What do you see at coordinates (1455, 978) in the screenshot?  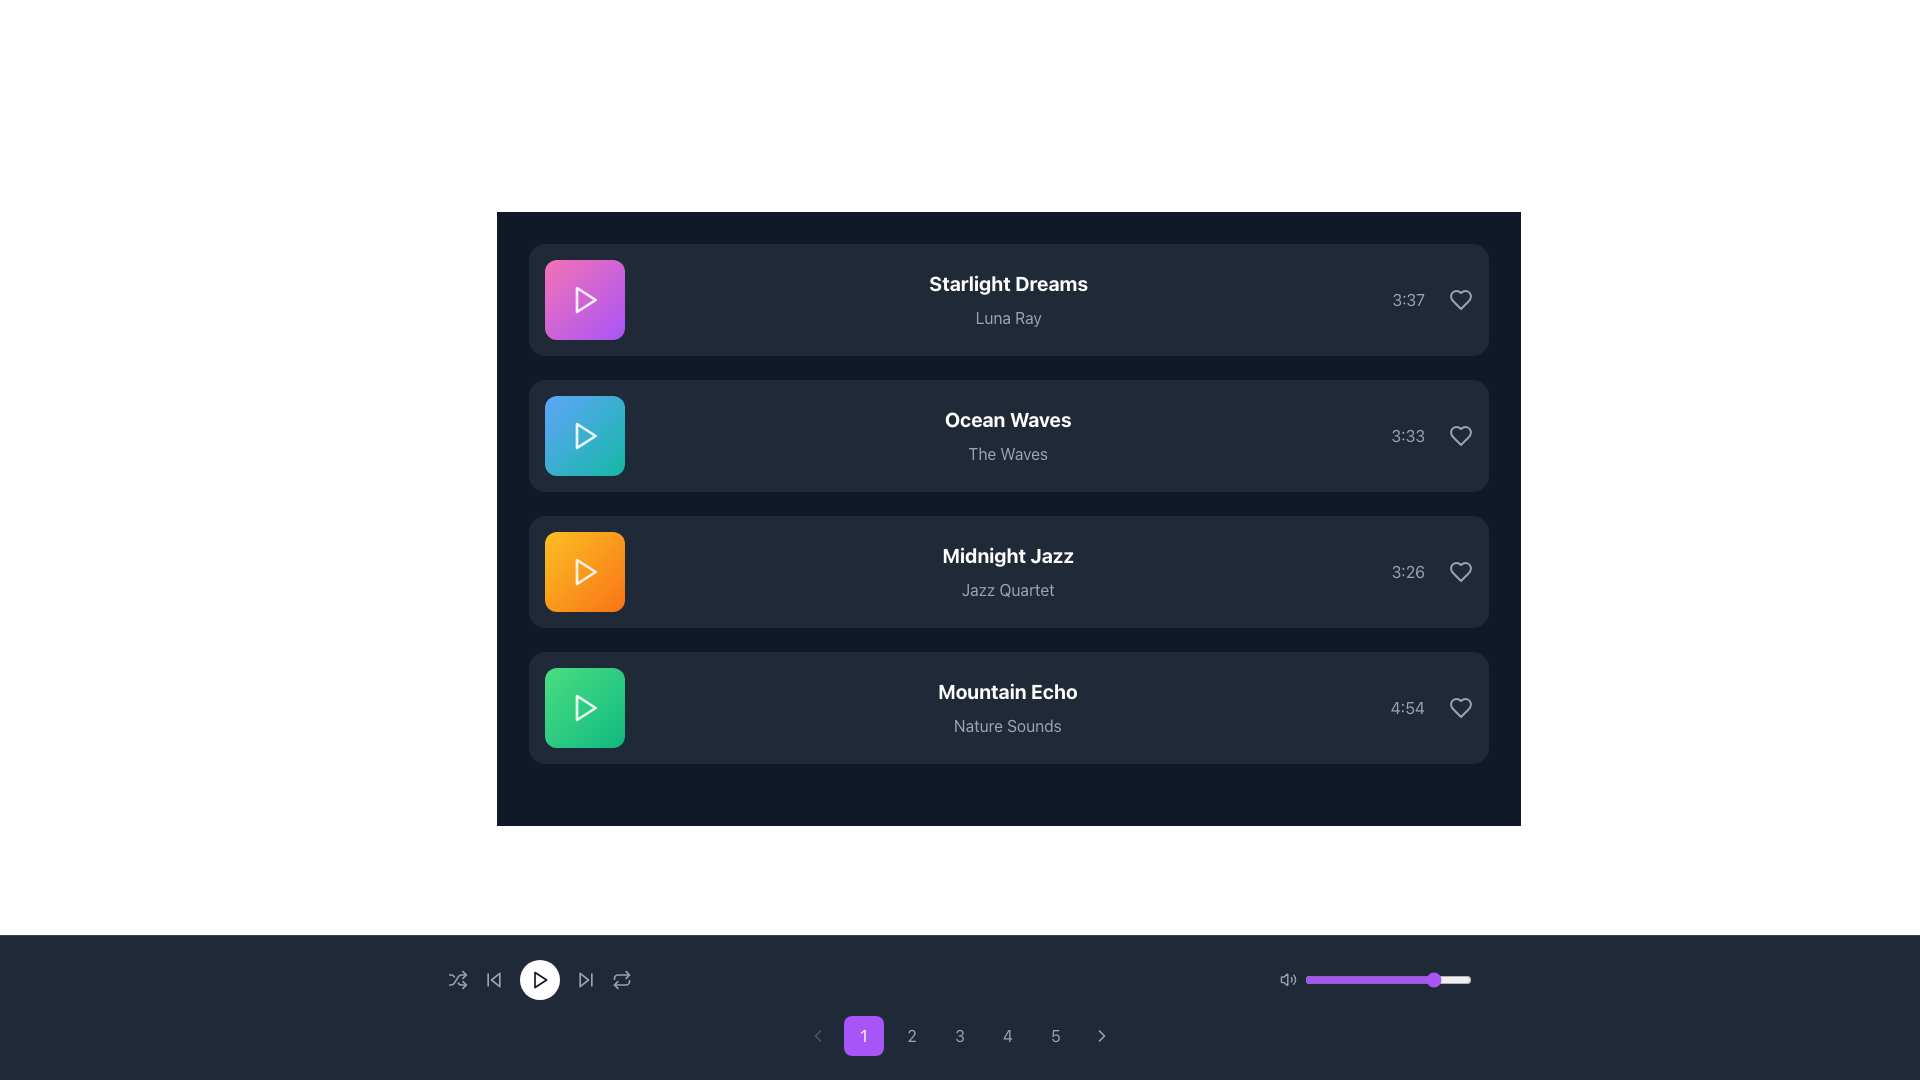 I see `the volume` at bounding box center [1455, 978].